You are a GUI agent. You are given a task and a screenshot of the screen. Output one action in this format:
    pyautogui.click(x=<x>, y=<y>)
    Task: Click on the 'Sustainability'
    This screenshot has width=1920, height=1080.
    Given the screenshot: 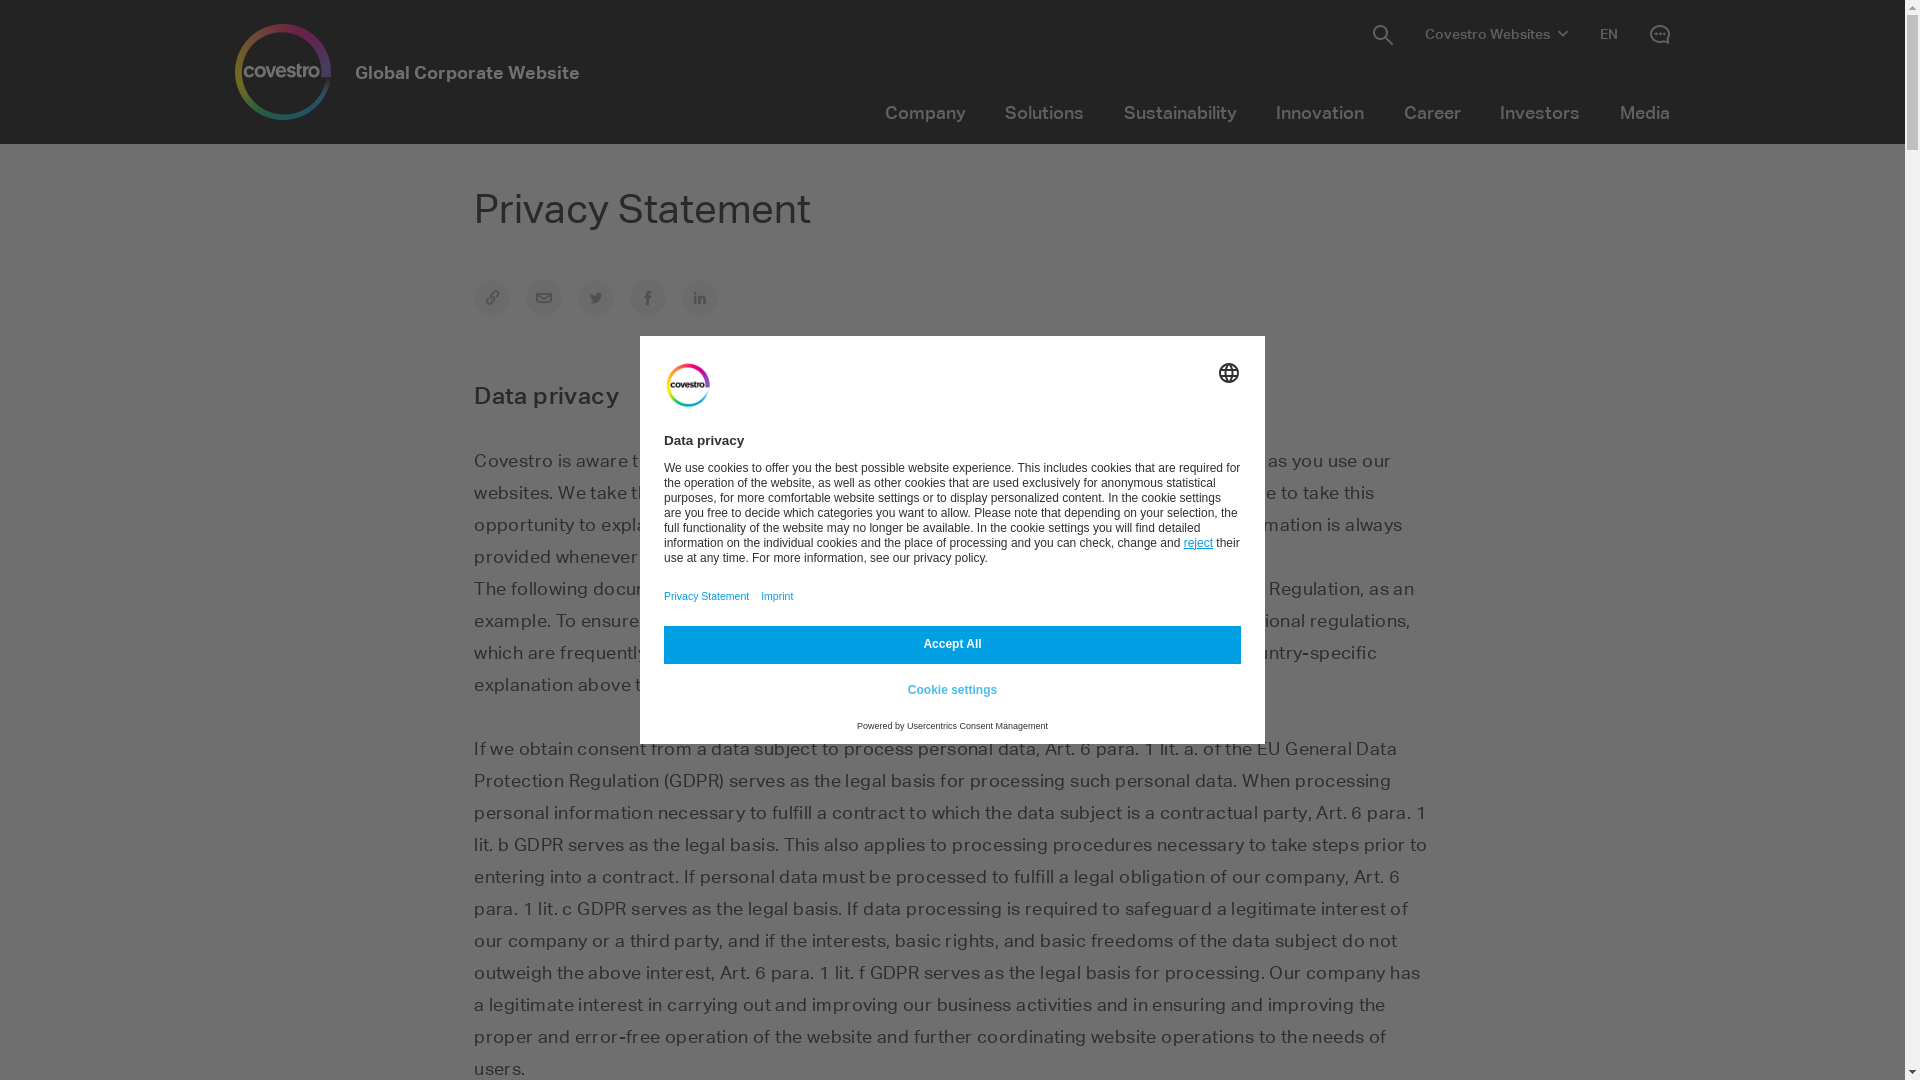 What is the action you would take?
    pyautogui.click(x=1180, y=111)
    